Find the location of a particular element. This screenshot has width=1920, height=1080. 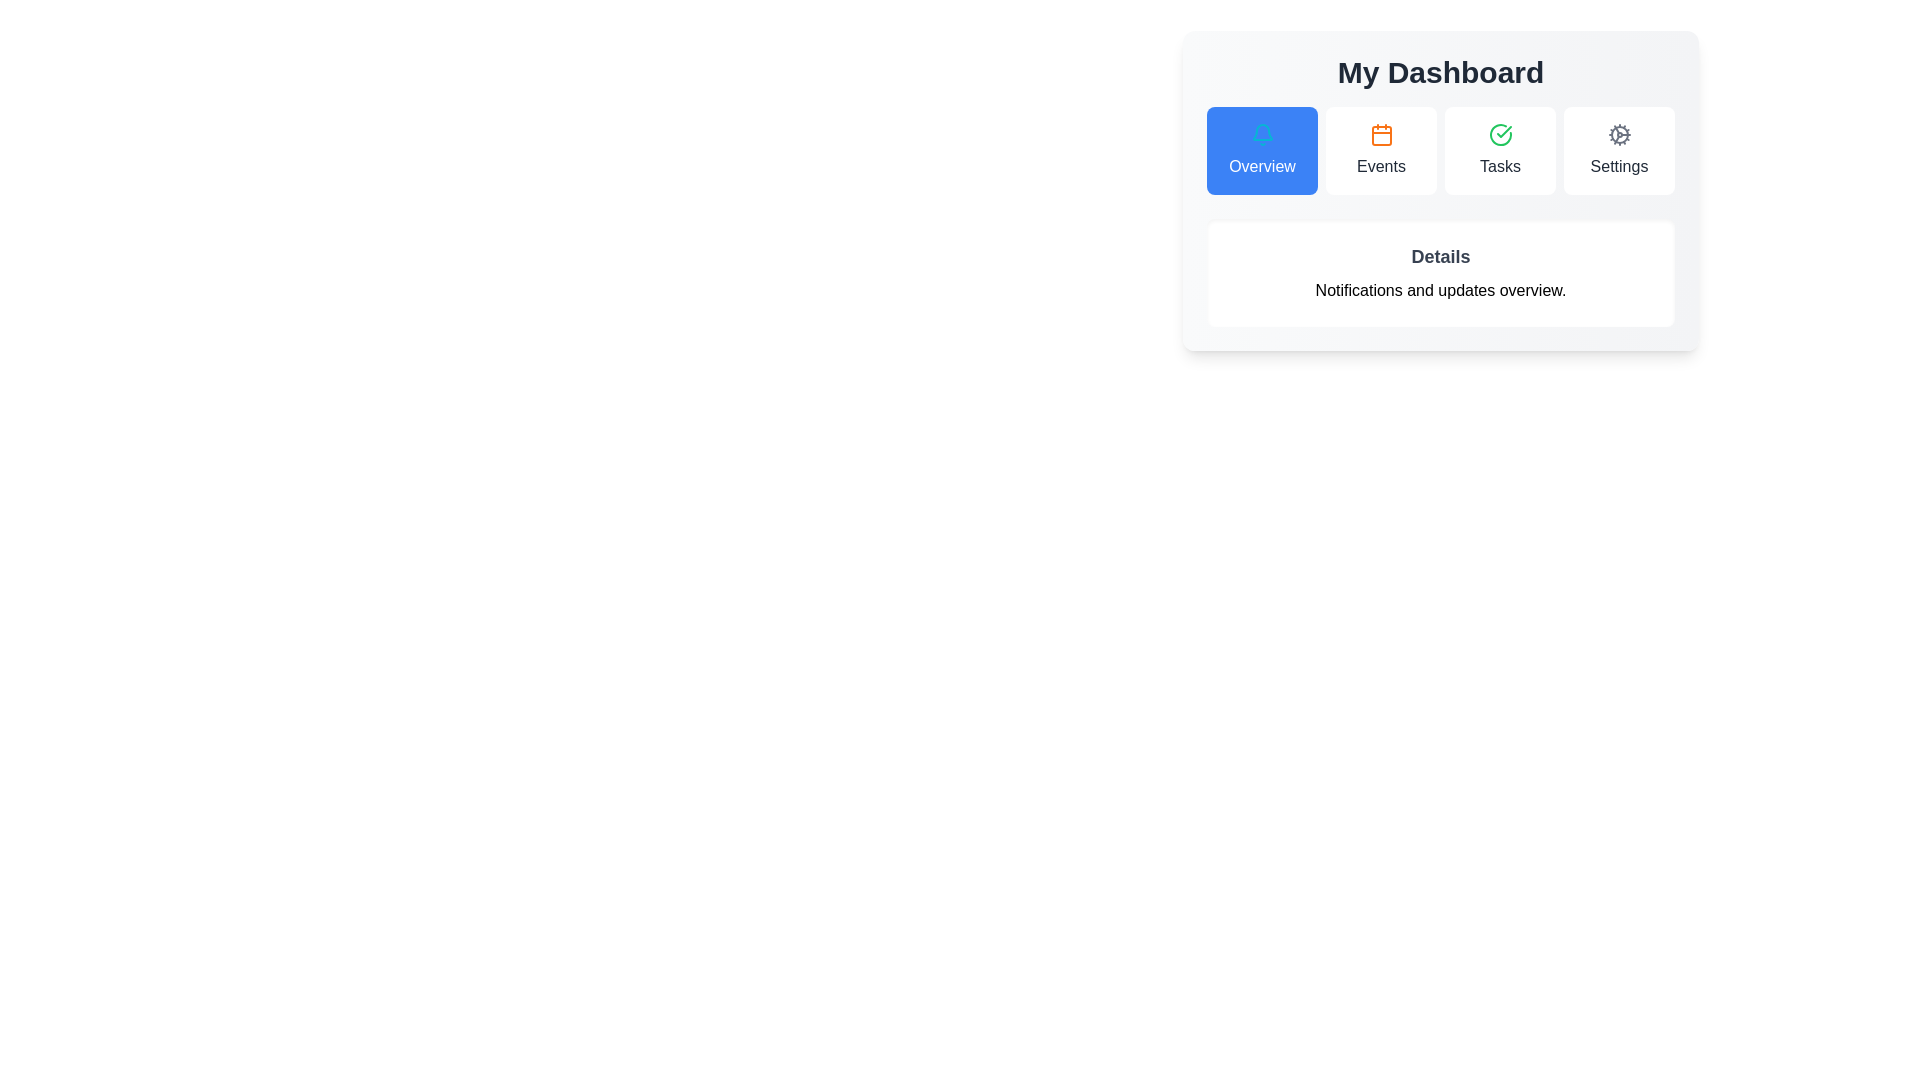

the tab button labeled Events is located at coordinates (1380, 149).